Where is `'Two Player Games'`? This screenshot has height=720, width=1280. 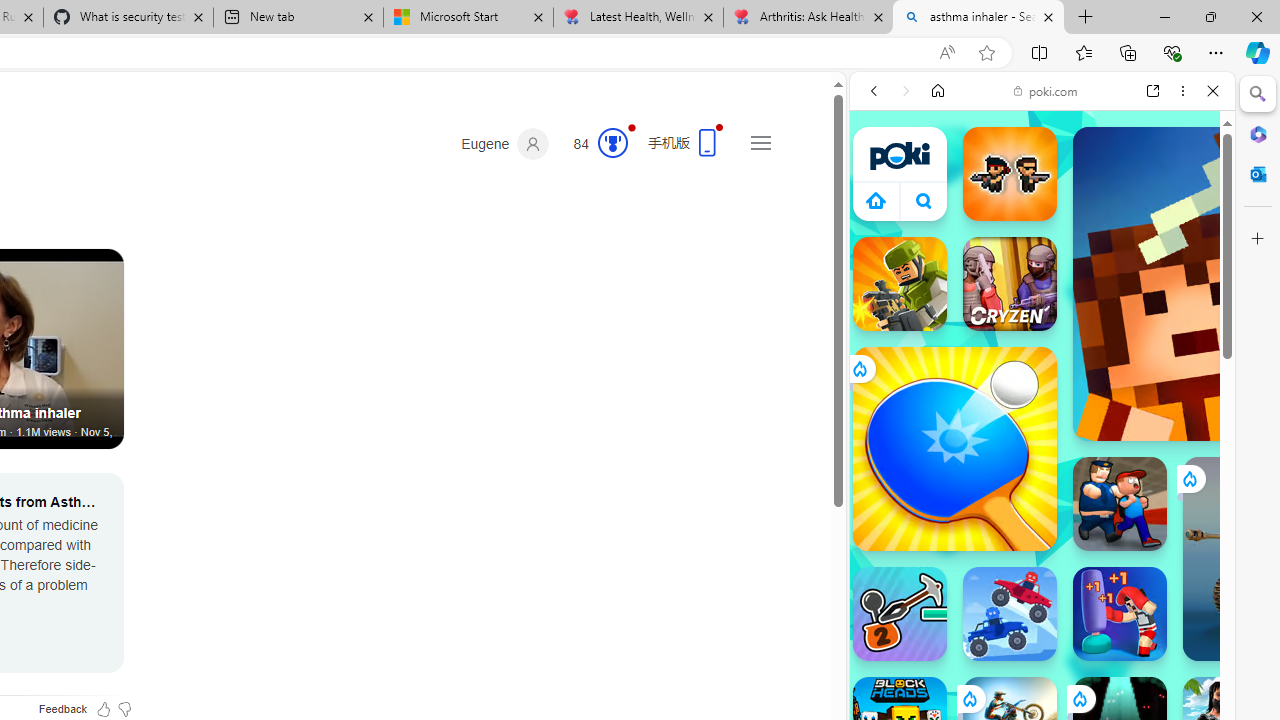
'Two Player Games' is located at coordinates (1041, 568).